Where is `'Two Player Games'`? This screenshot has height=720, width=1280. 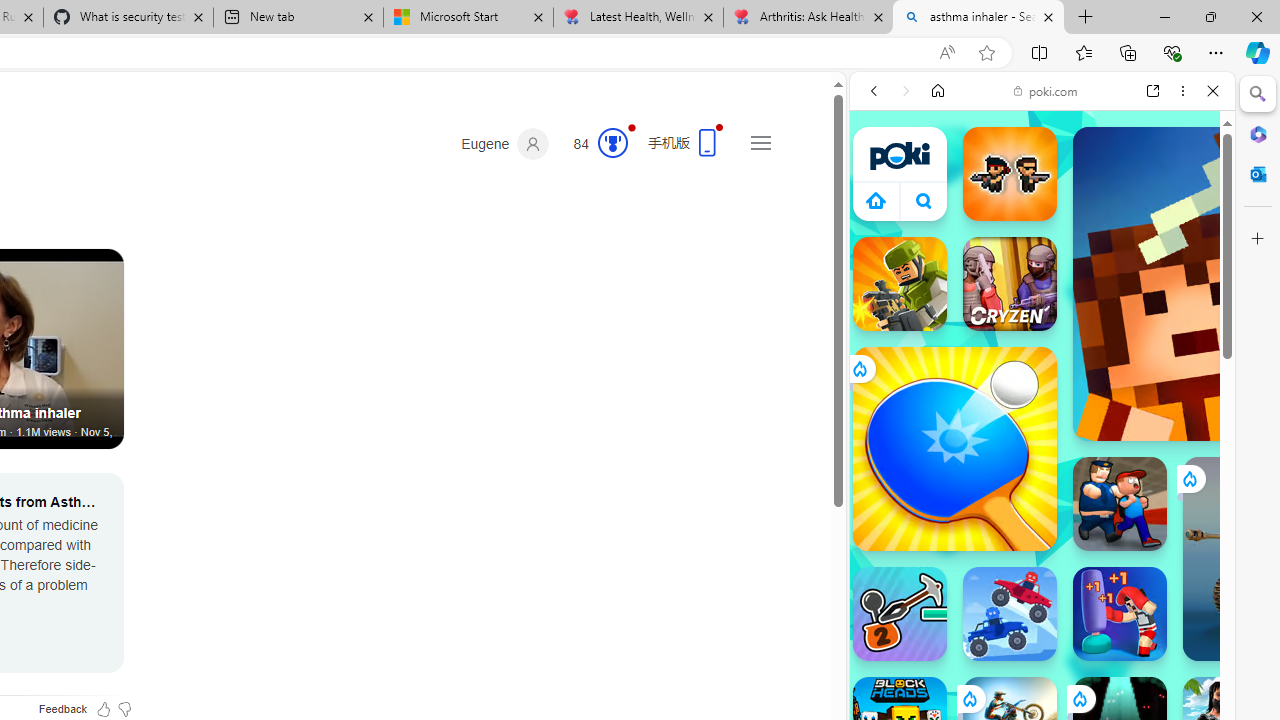
'Two Player Games' is located at coordinates (1041, 568).